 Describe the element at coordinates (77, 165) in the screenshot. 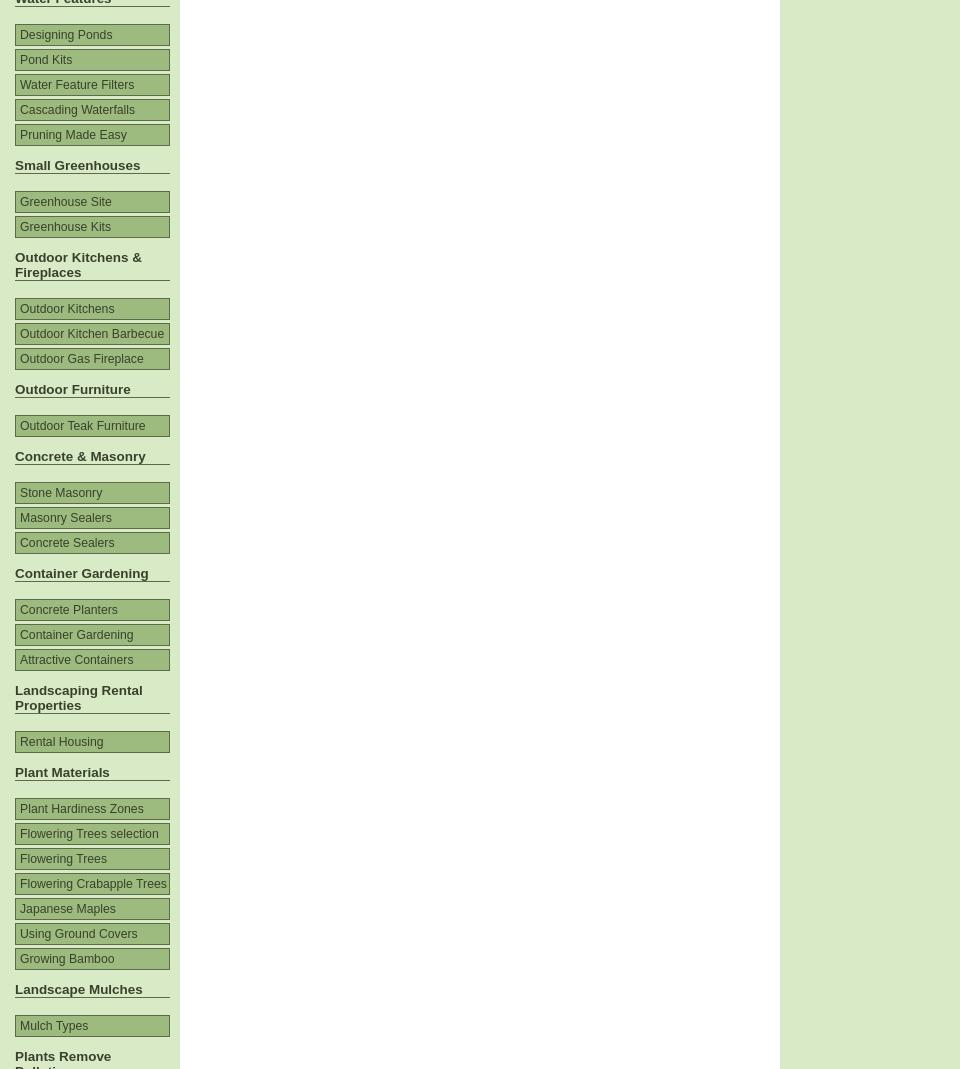

I see `'Small Greenhouses'` at that location.